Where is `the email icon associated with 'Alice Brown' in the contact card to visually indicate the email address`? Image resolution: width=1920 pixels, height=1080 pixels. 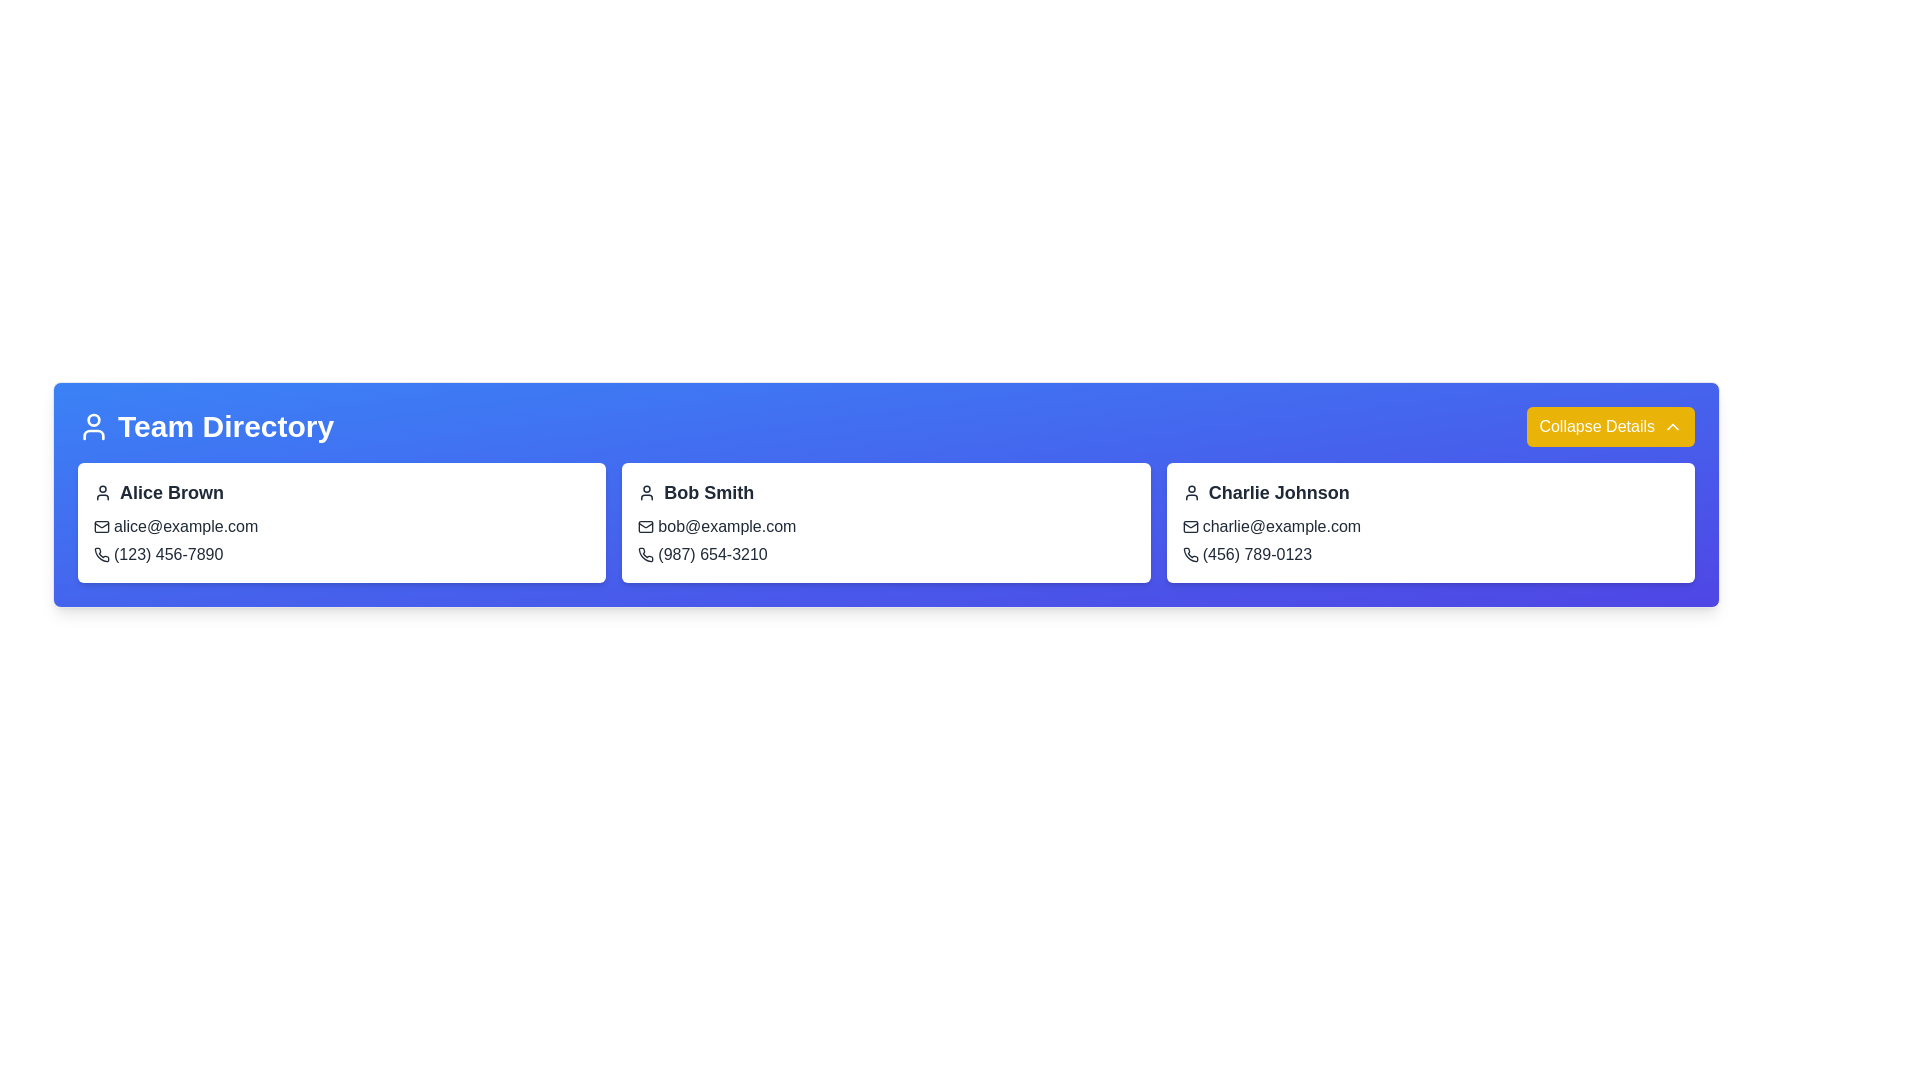
the email icon associated with 'Alice Brown' in the contact card to visually indicate the email address is located at coordinates (100, 526).